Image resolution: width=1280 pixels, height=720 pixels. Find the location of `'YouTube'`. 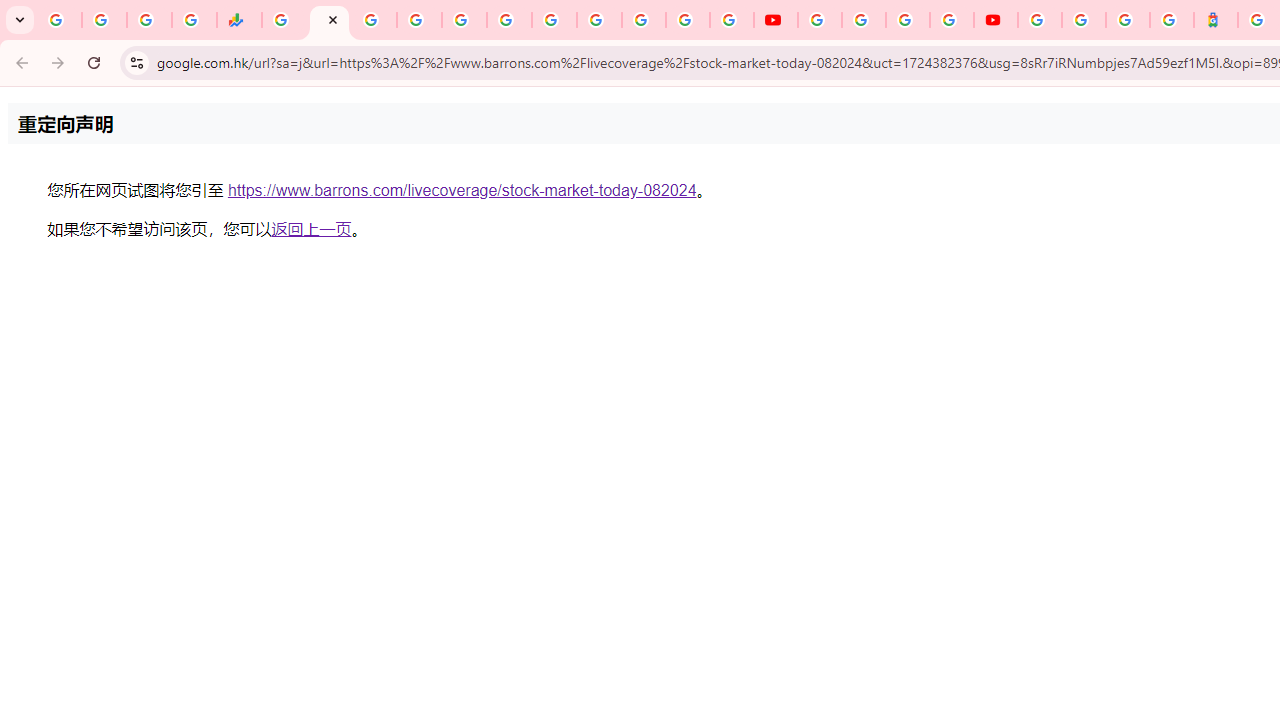

'YouTube' is located at coordinates (819, 20).